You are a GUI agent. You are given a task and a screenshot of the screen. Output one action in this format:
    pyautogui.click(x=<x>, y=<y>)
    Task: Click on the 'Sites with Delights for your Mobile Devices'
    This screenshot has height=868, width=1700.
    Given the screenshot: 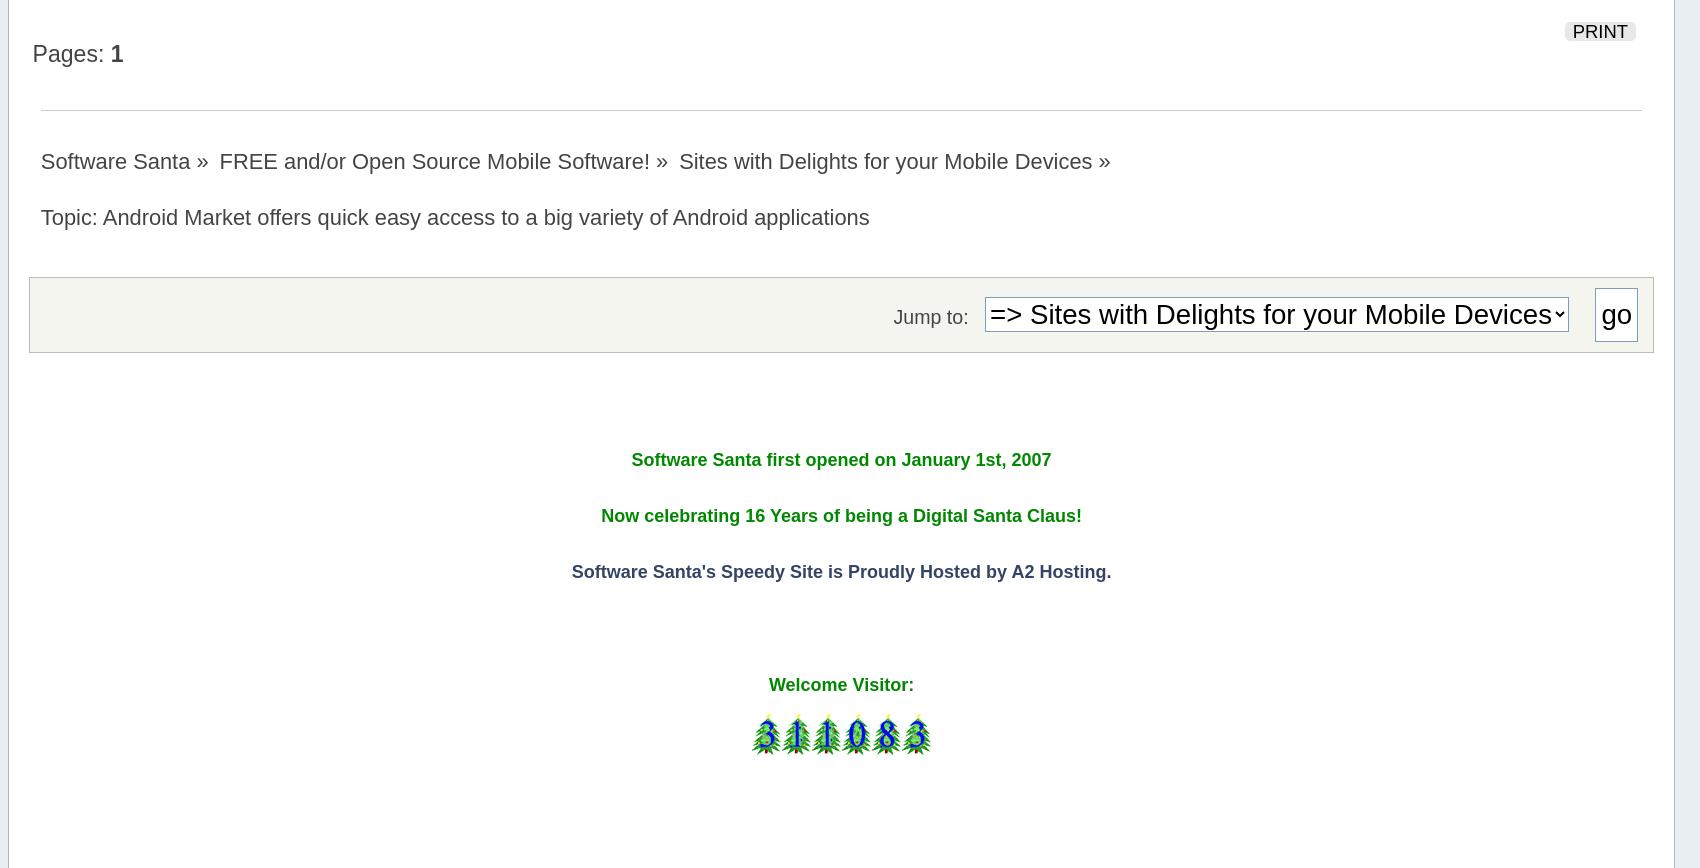 What is the action you would take?
    pyautogui.click(x=885, y=161)
    